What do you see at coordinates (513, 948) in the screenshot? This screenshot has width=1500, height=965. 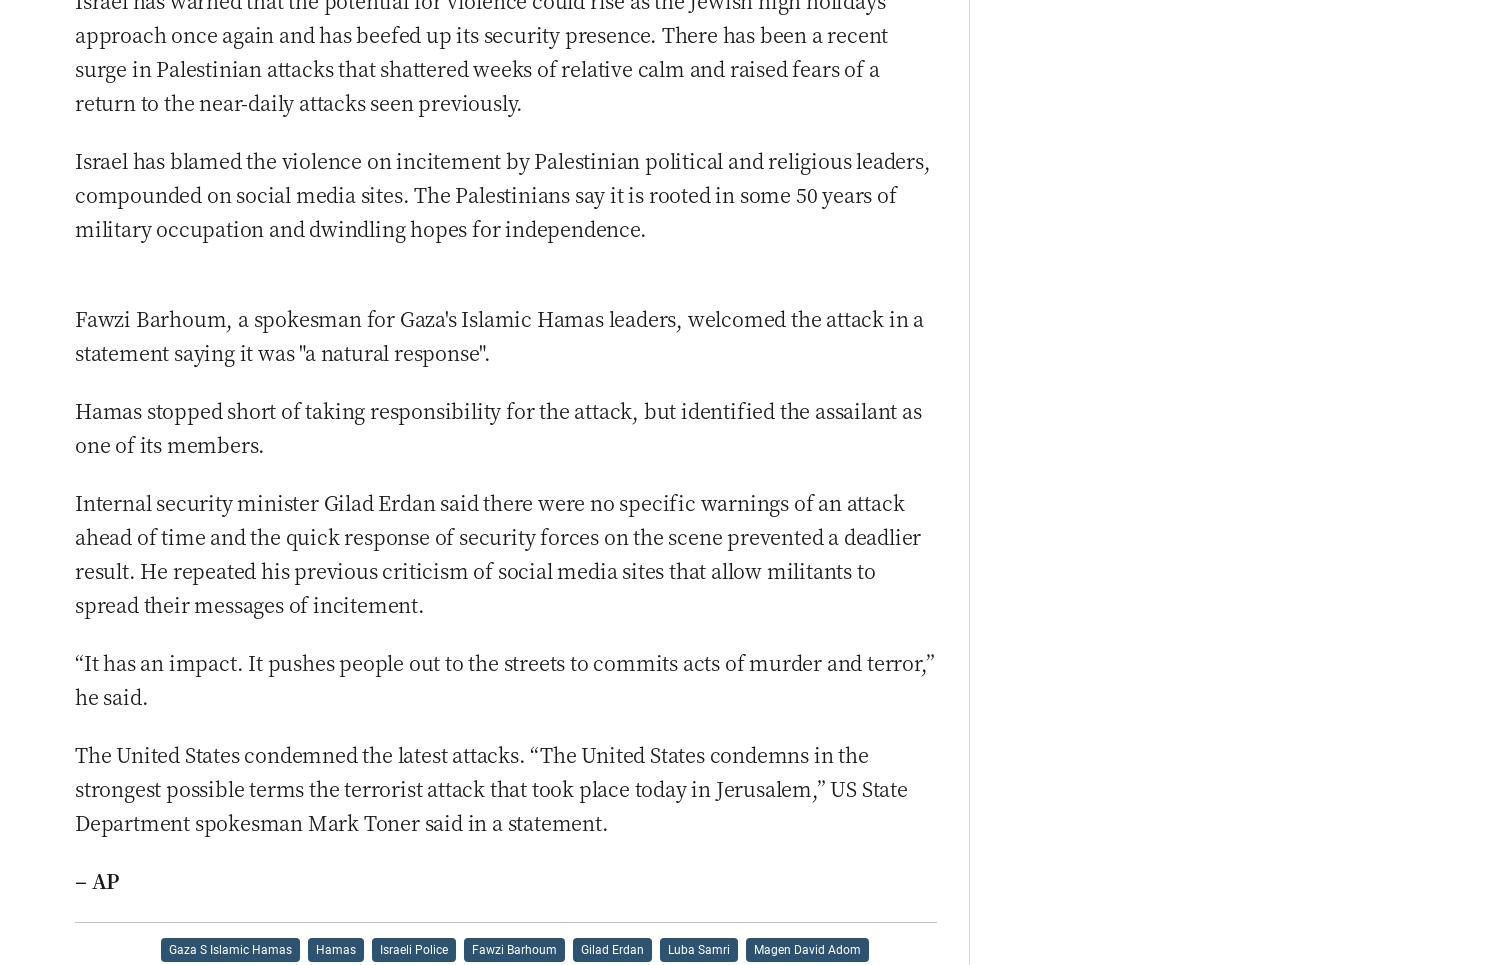 I see `'Fawzi Barhoum'` at bounding box center [513, 948].